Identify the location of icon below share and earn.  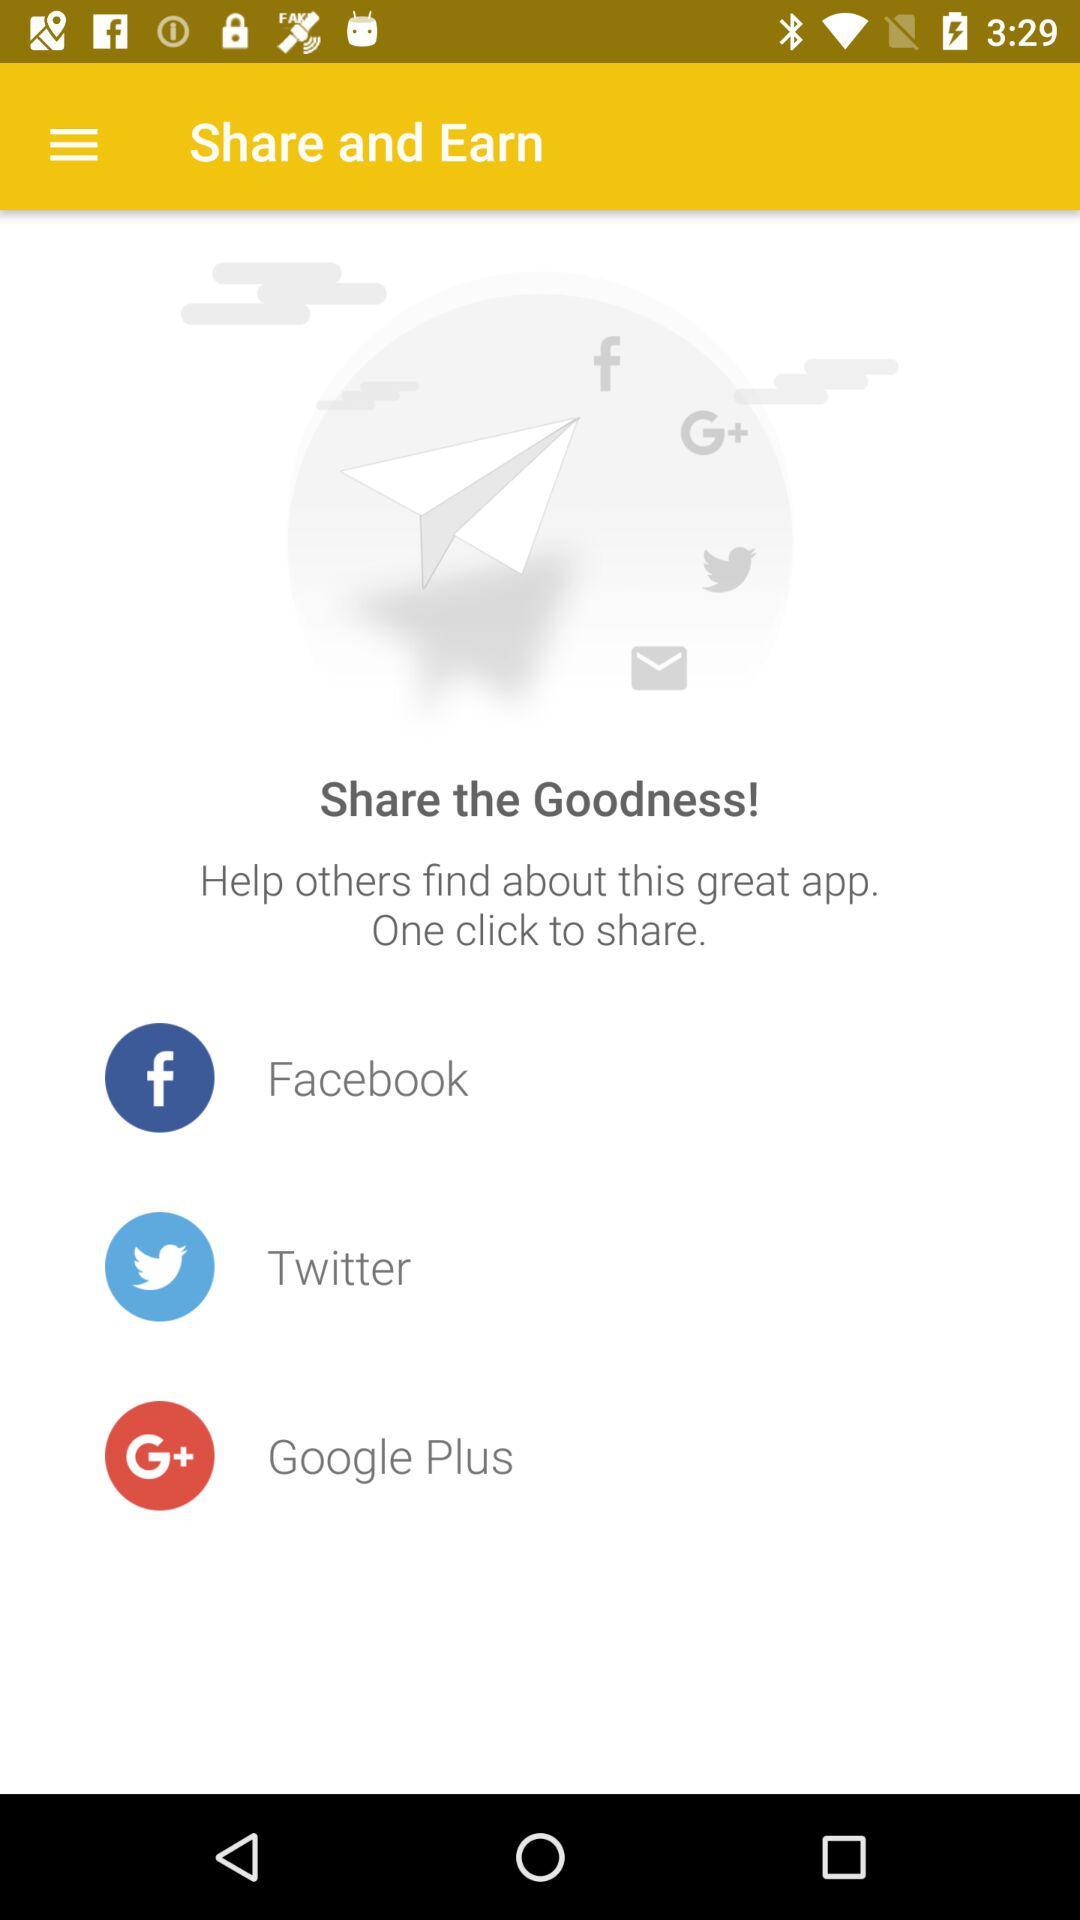
(538, 500).